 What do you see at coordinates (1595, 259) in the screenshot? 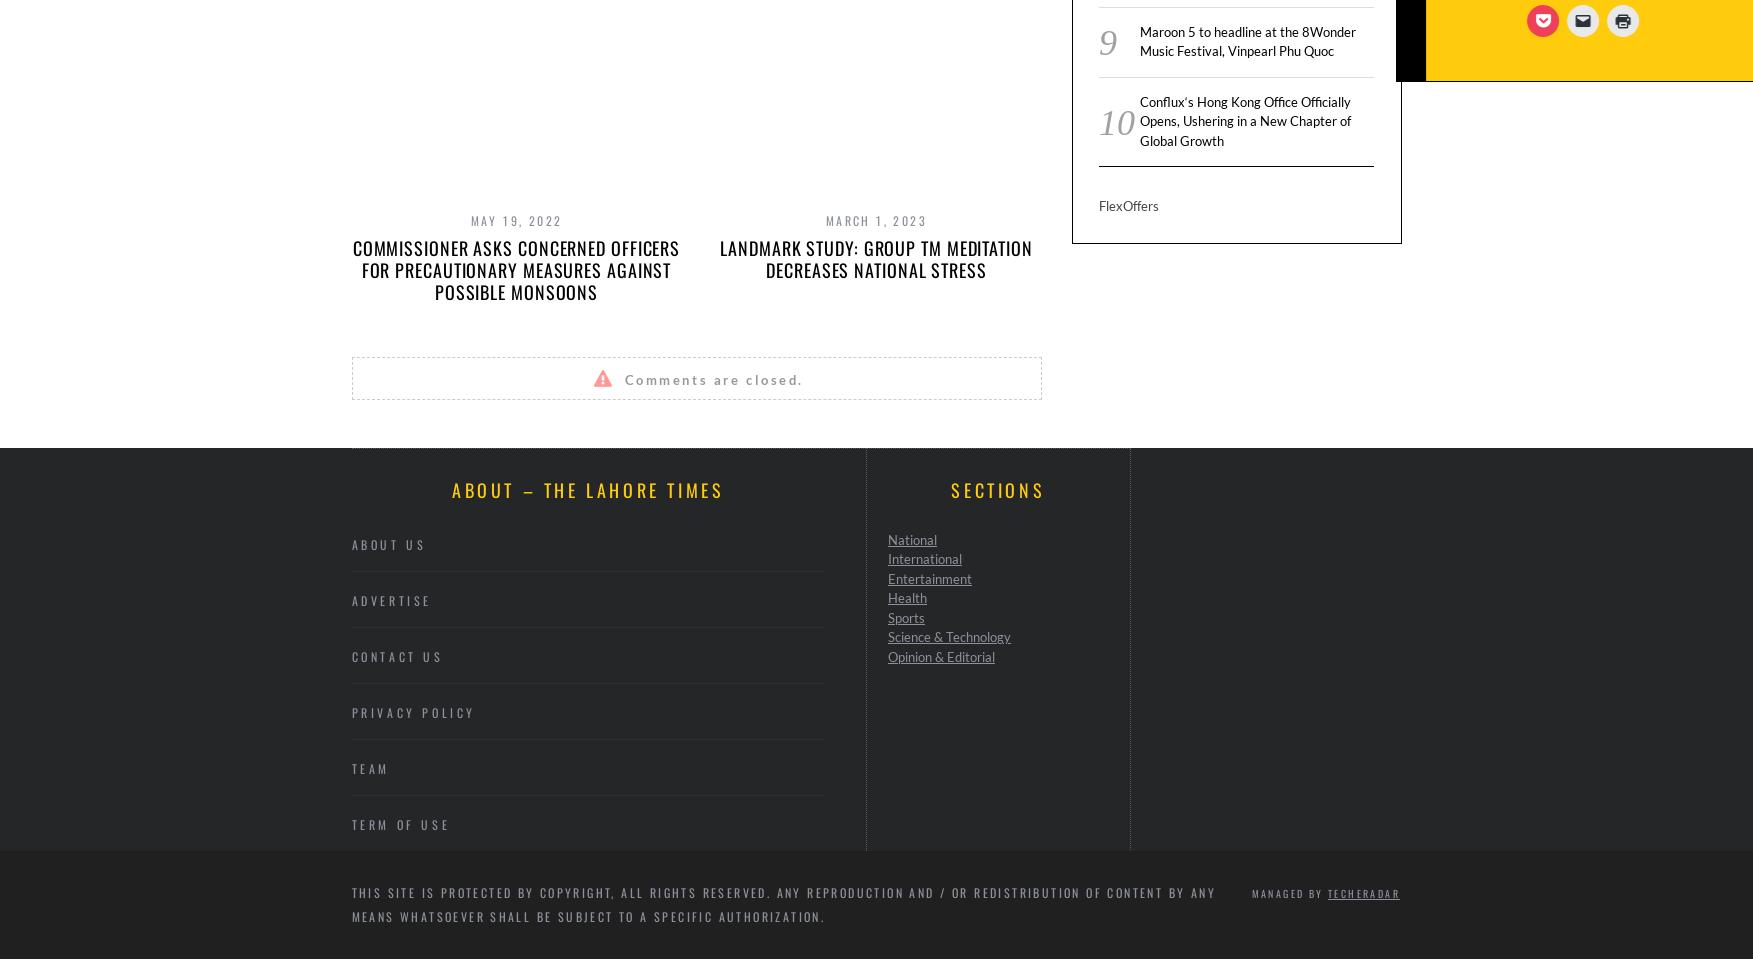
I see `'Christmas Charity Giveaway with London Square'` at bounding box center [1595, 259].